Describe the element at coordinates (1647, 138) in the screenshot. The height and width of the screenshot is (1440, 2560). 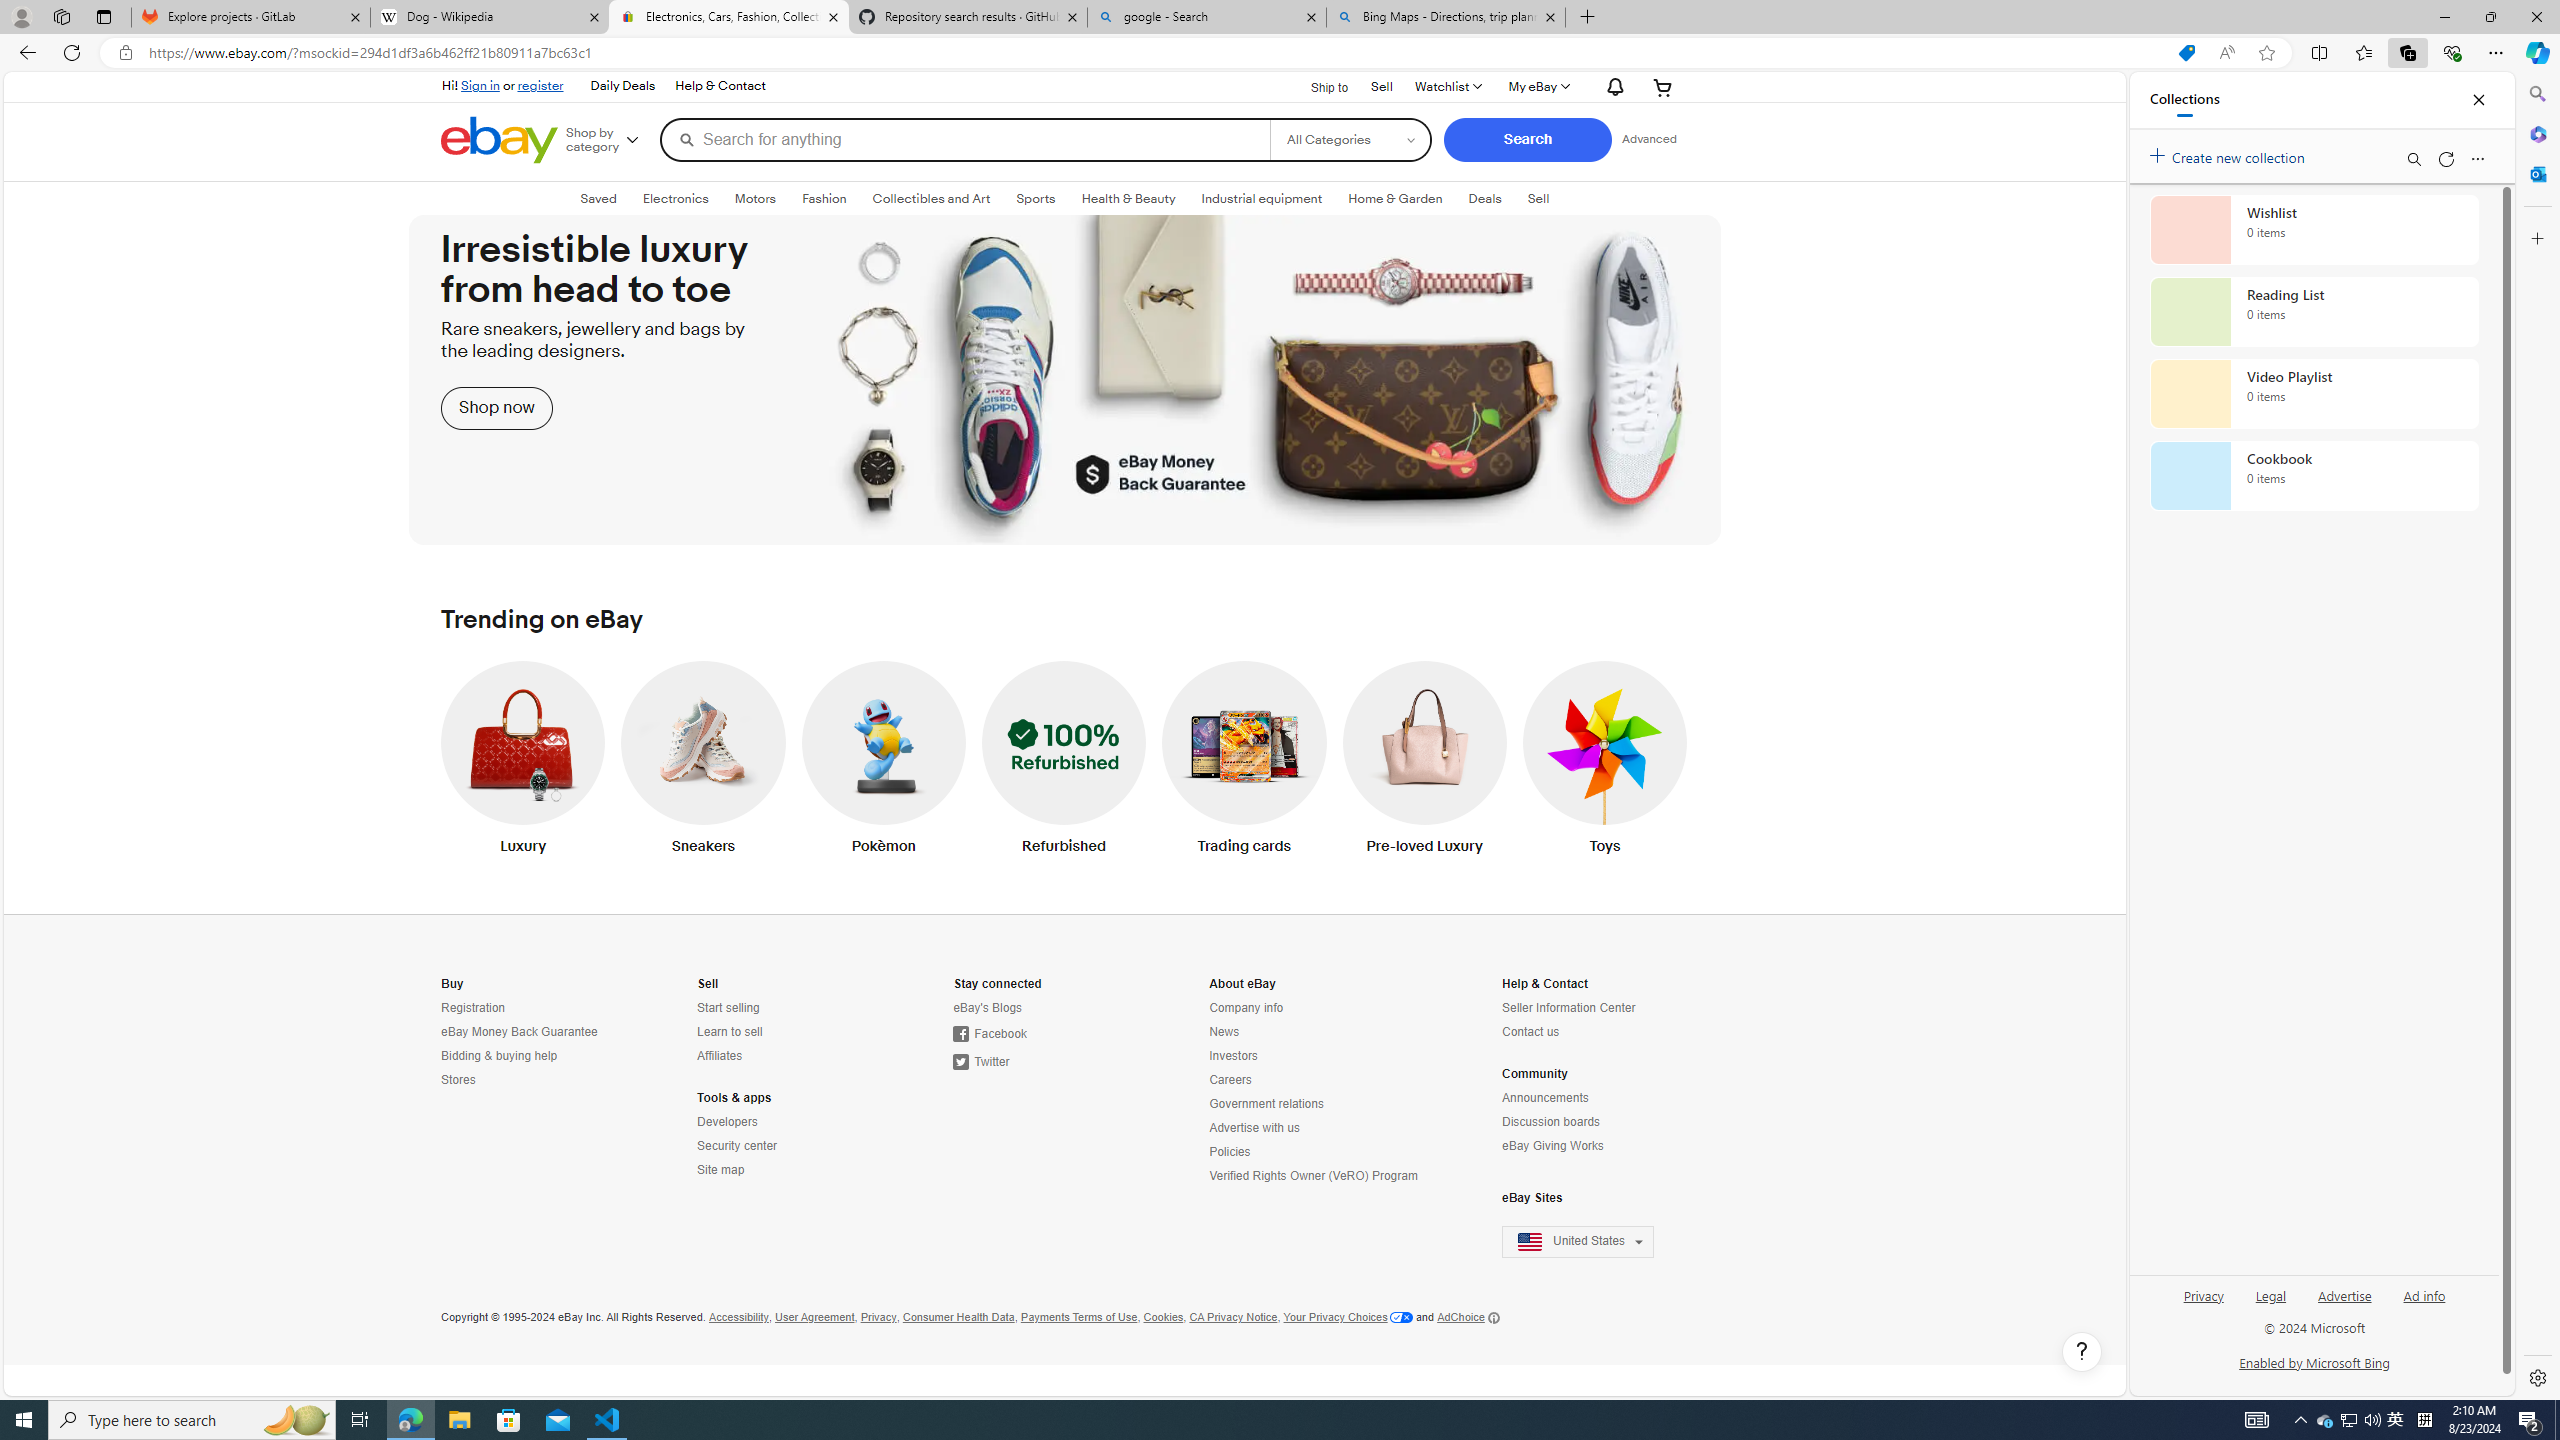
I see `'Advanced Search'` at that location.